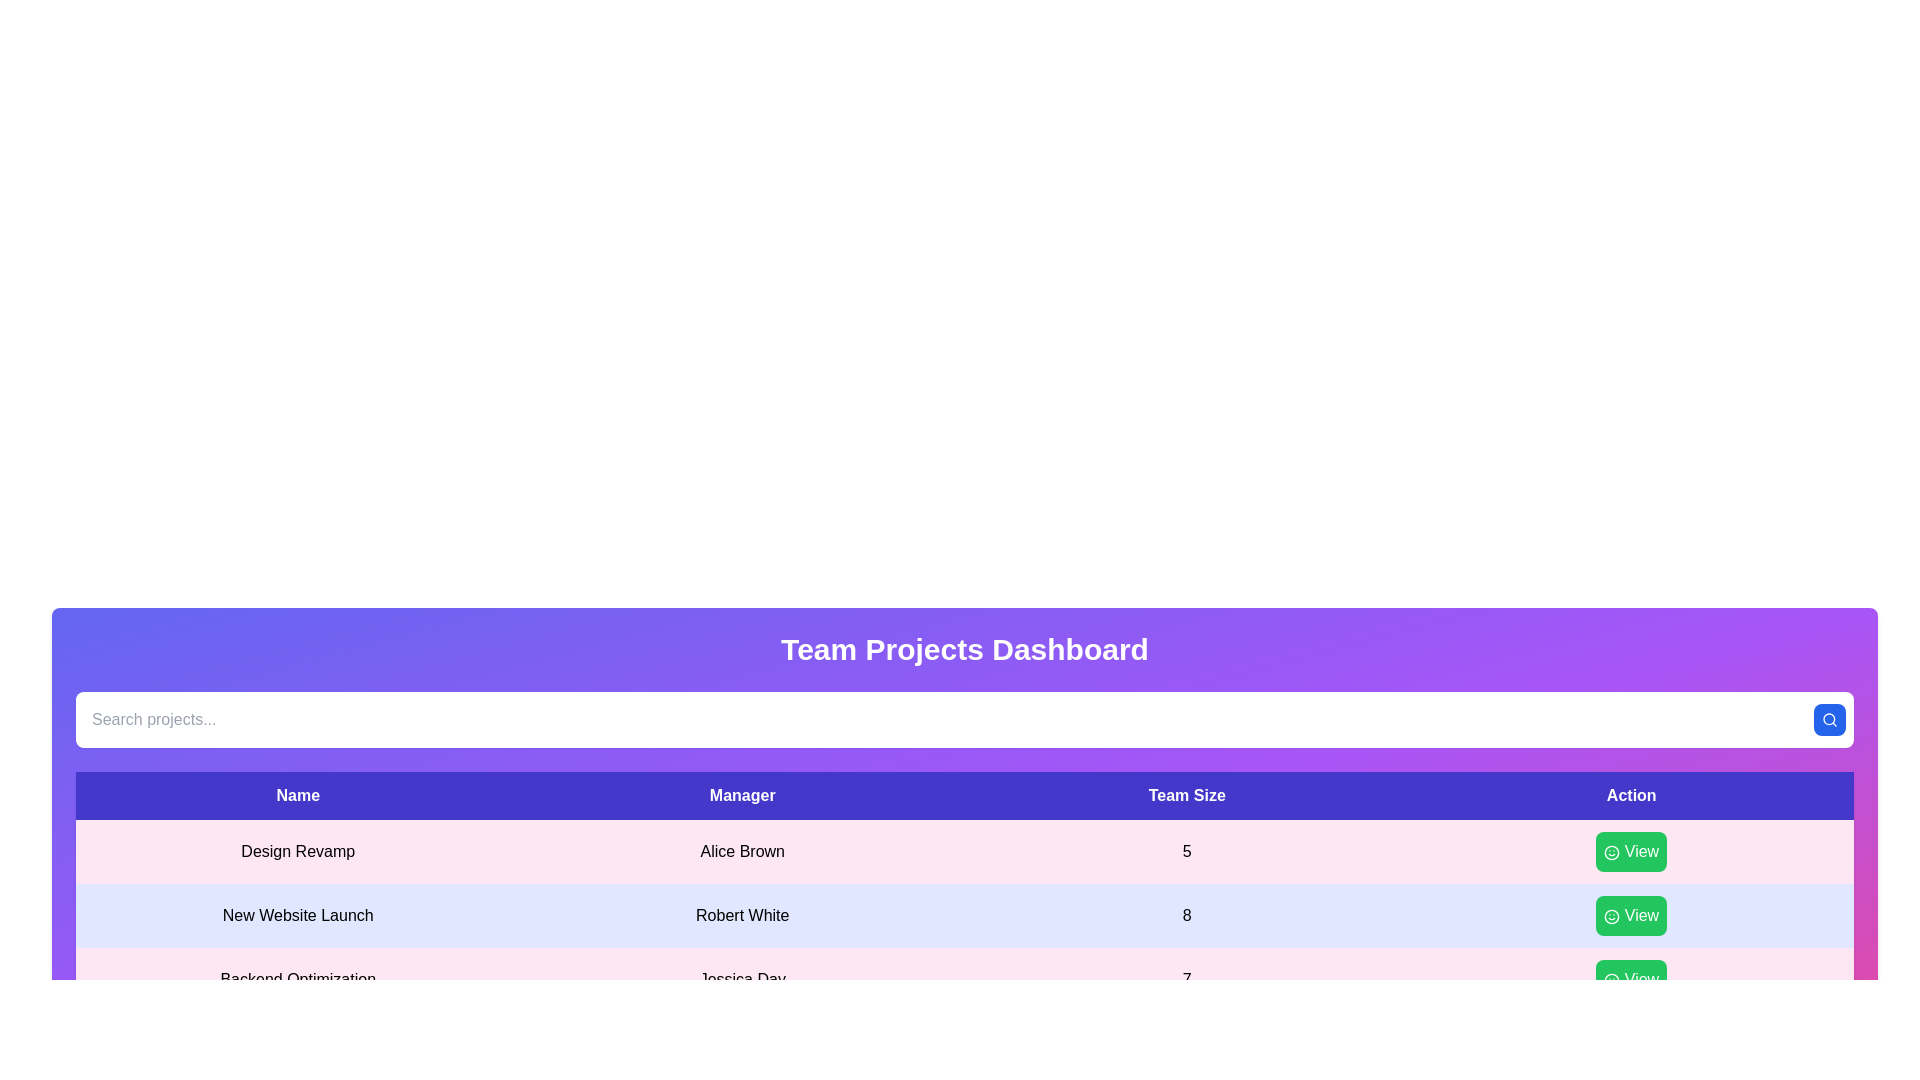 This screenshot has width=1920, height=1080. What do you see at coordinates (1612, 979) in the screenshot?
I see `the Decorative Icon, a circular smiling face located to the left of the 'View' button in the 'Action' column for 'Backend Optimization'` at bounding box center [1612, 979].